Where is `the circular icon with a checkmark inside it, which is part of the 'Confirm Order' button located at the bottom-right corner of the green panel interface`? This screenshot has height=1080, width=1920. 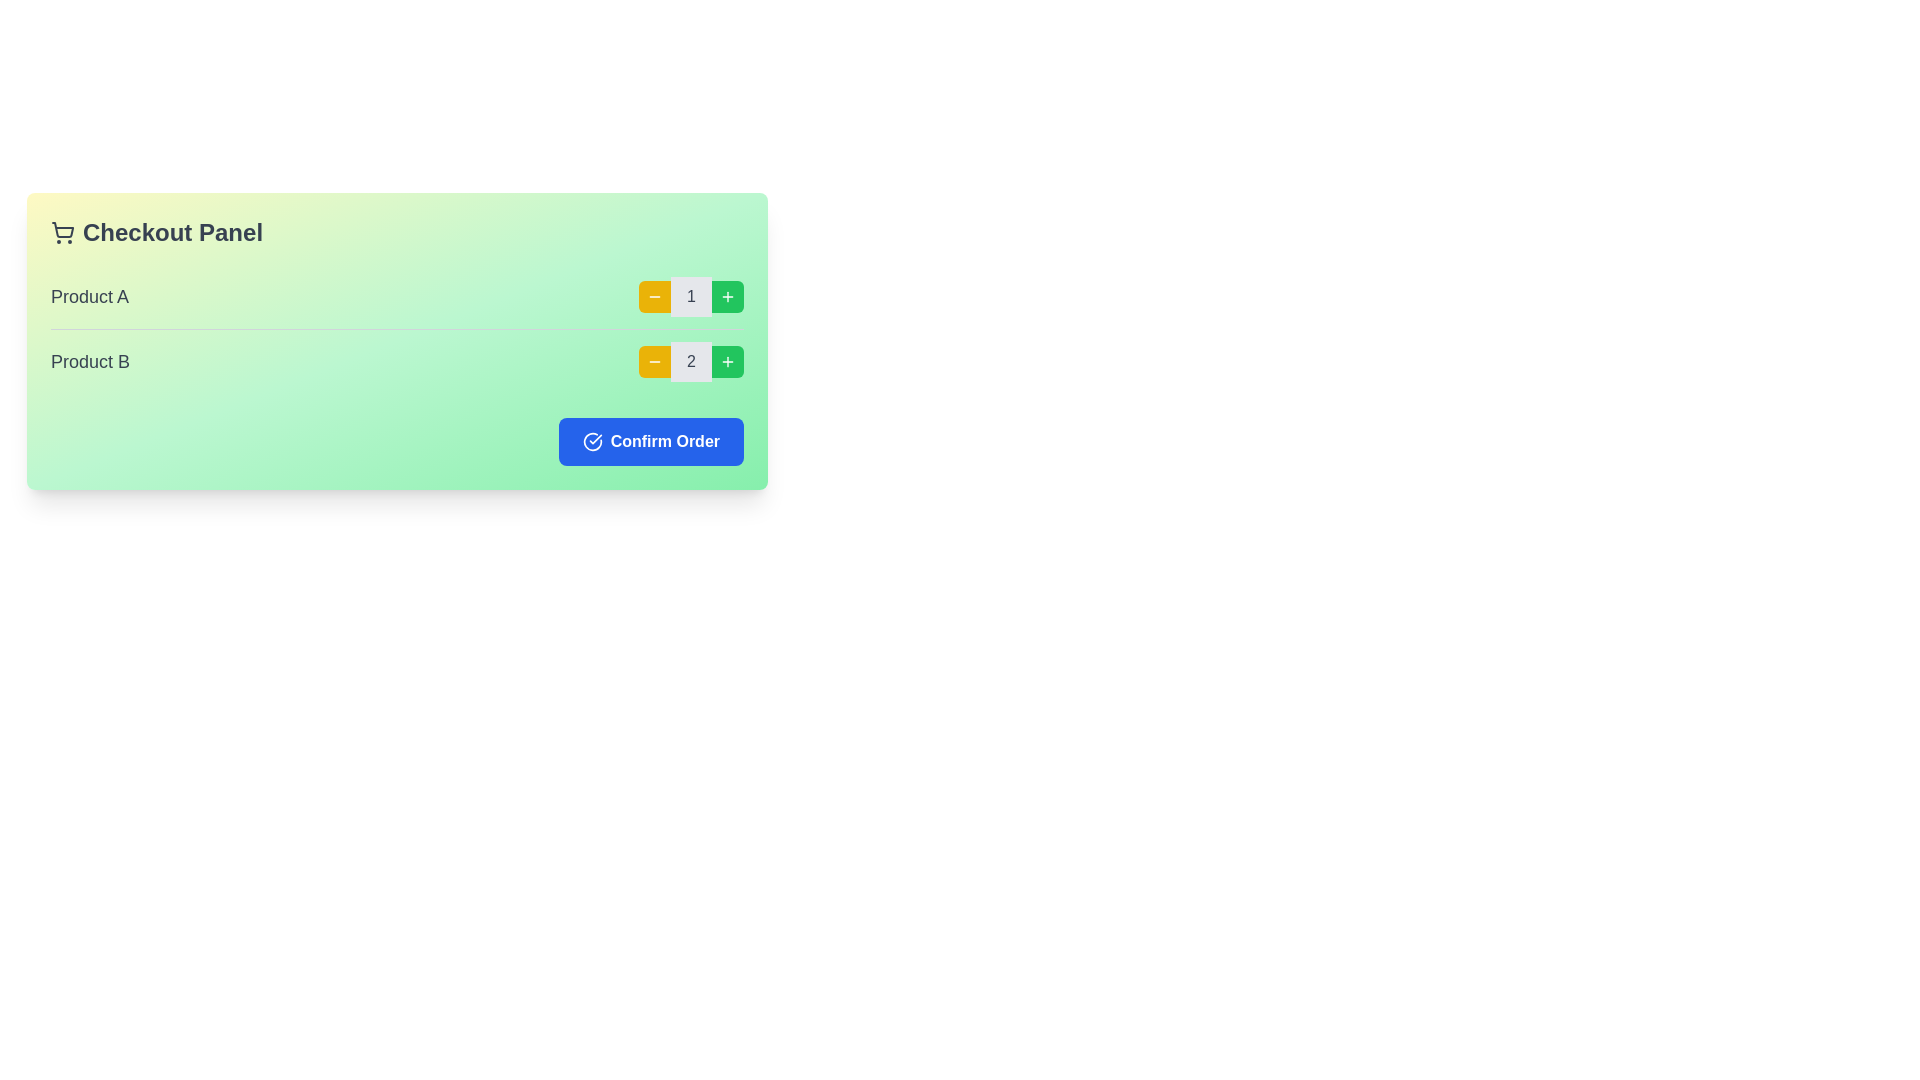
the circular icon with a checkmark inside it, which is part of the 'Confirm Order' button located at the bottom-right corner of the green panel interface is located at coordinates (591, 441).